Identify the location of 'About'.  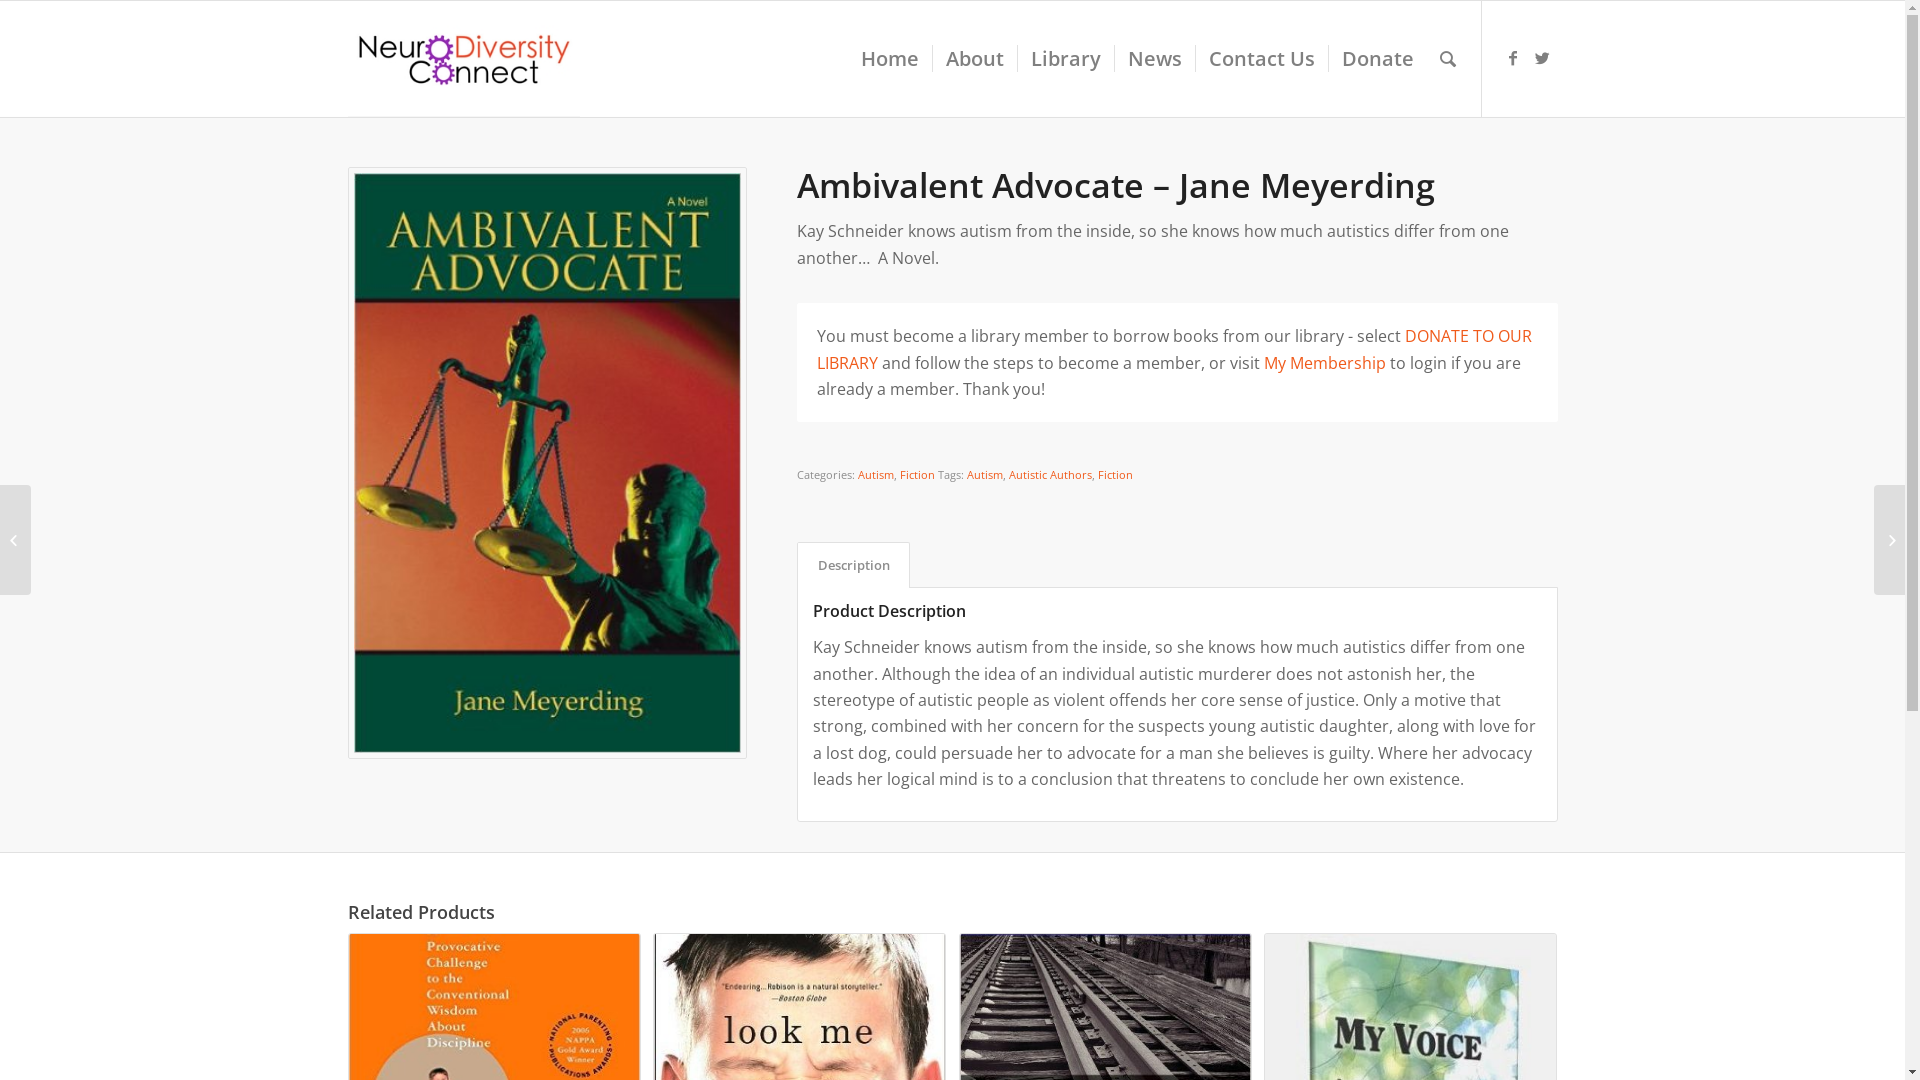
(974, 57).